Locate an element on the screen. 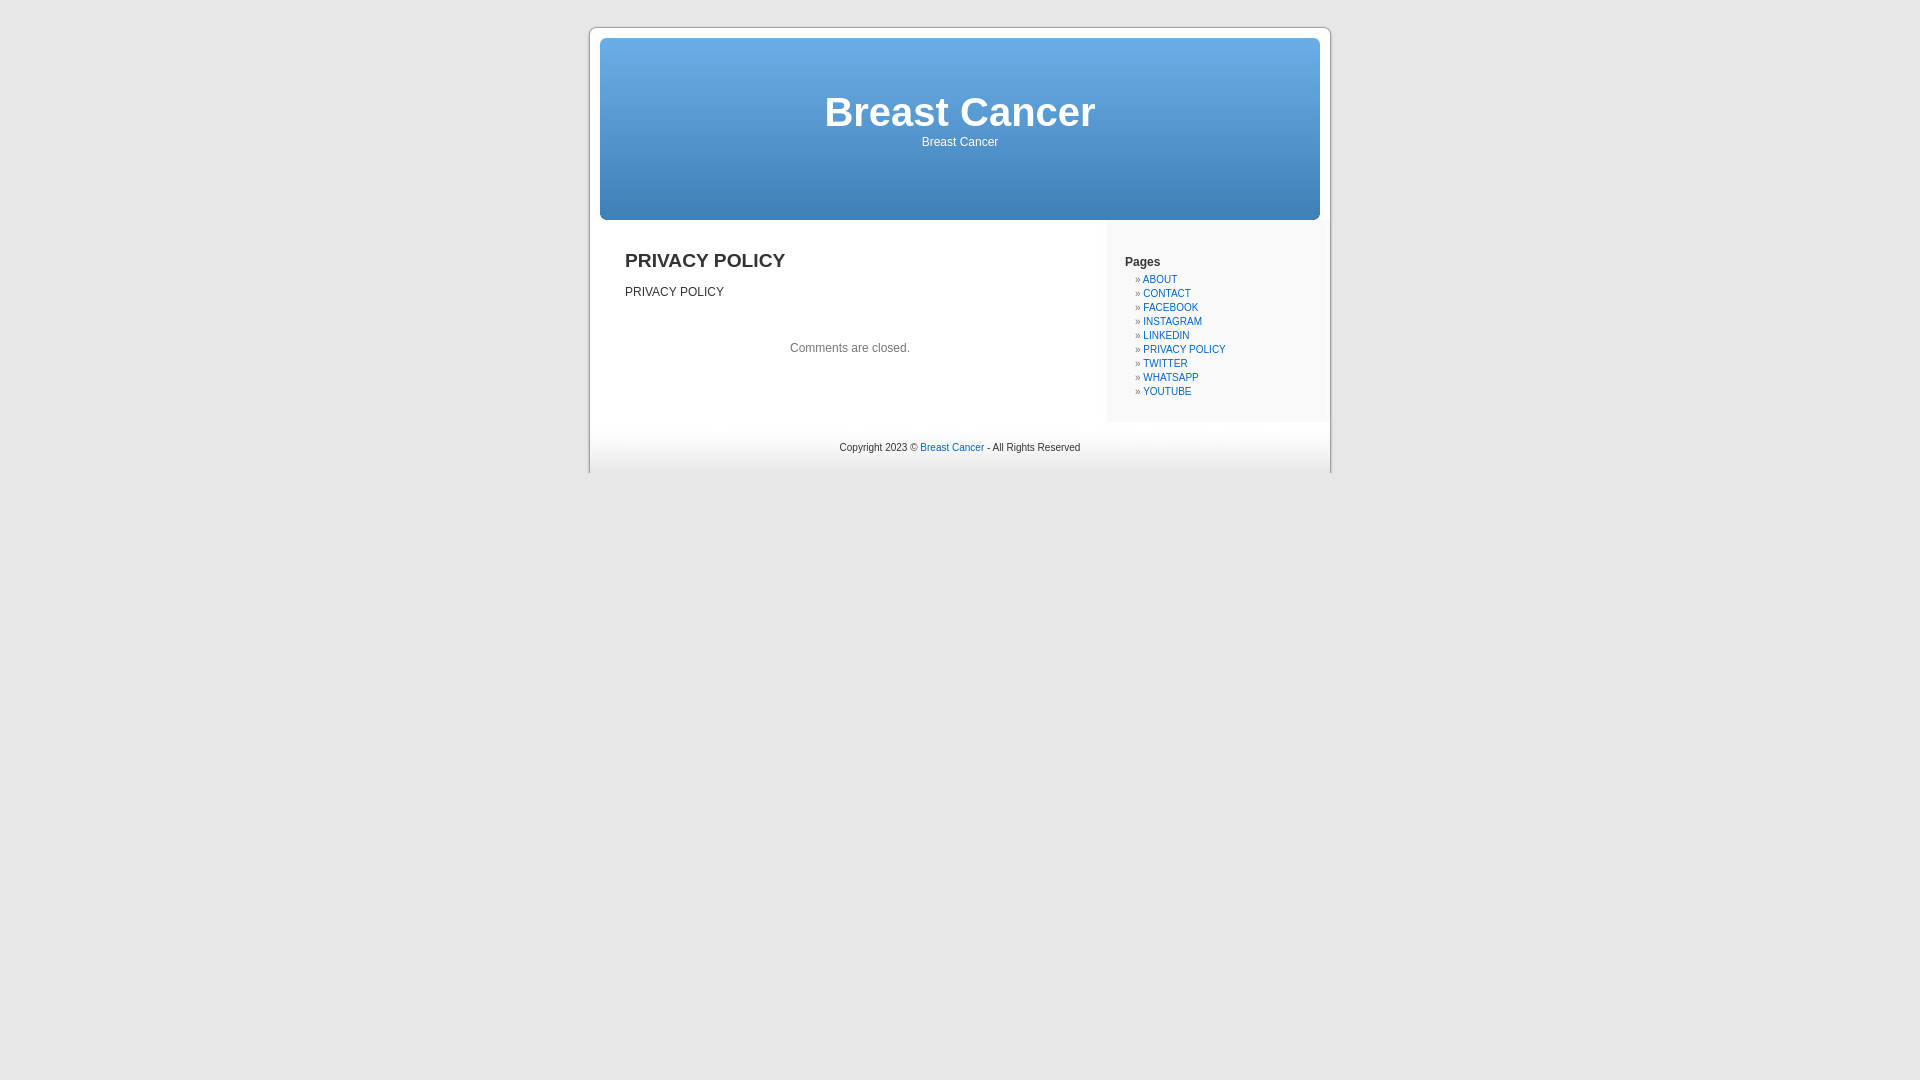 Image resolution: width=1920 pixels, height=1080 pixels. 'LINKEDIN' is located at coordinates (1166, 334).